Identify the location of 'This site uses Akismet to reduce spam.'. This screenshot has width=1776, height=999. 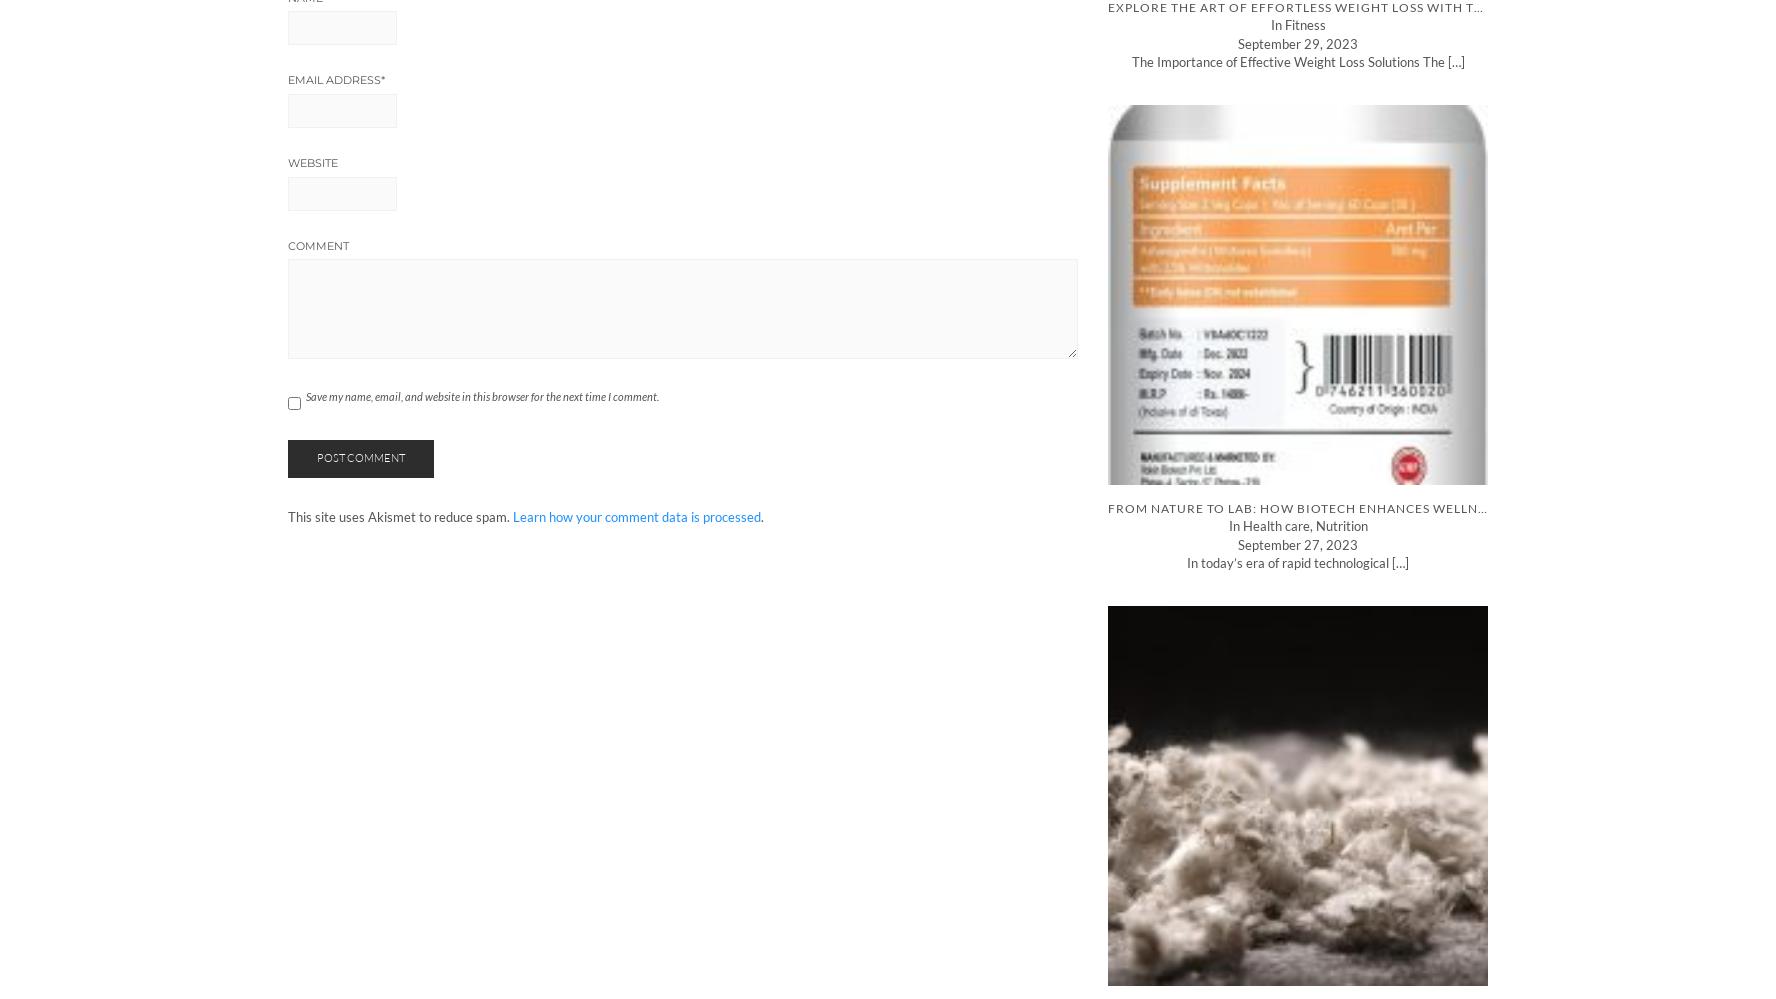
(288, 515).